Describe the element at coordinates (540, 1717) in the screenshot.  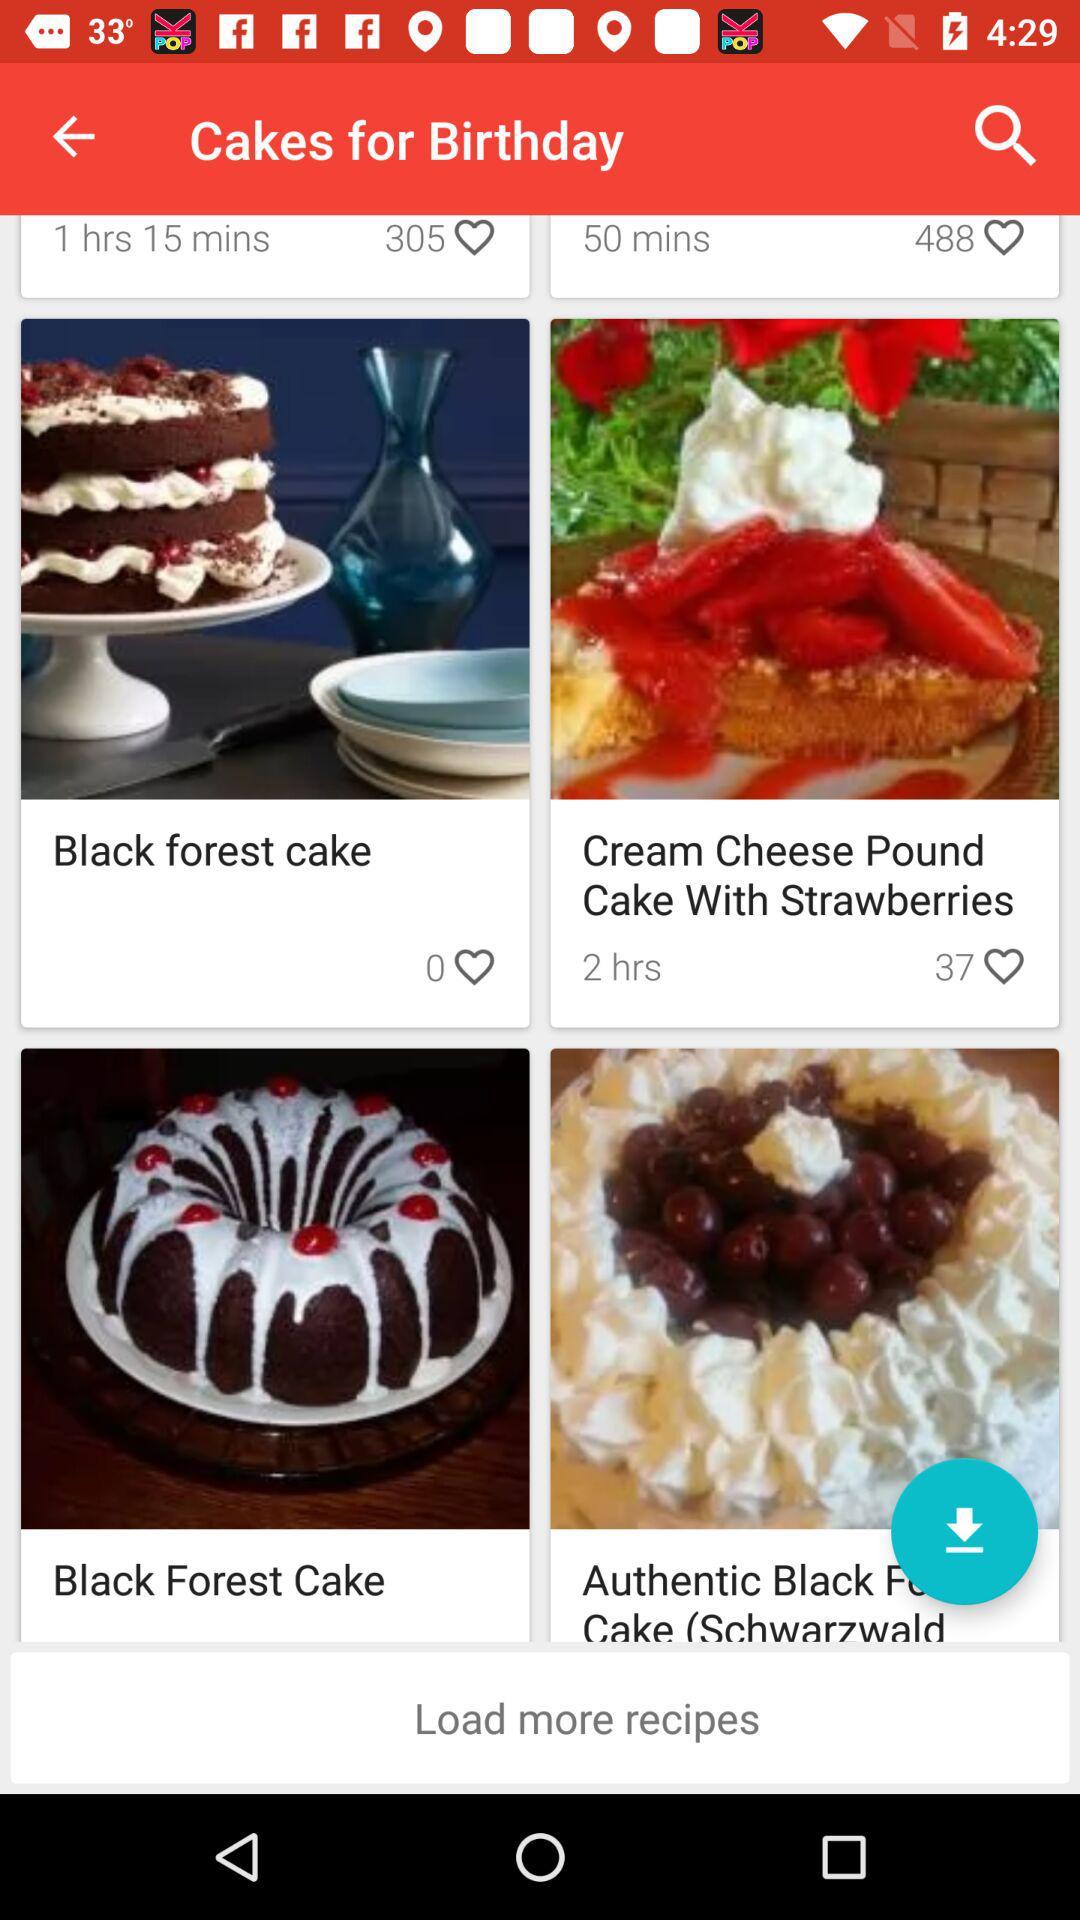
I see `load more recipes` at that location.